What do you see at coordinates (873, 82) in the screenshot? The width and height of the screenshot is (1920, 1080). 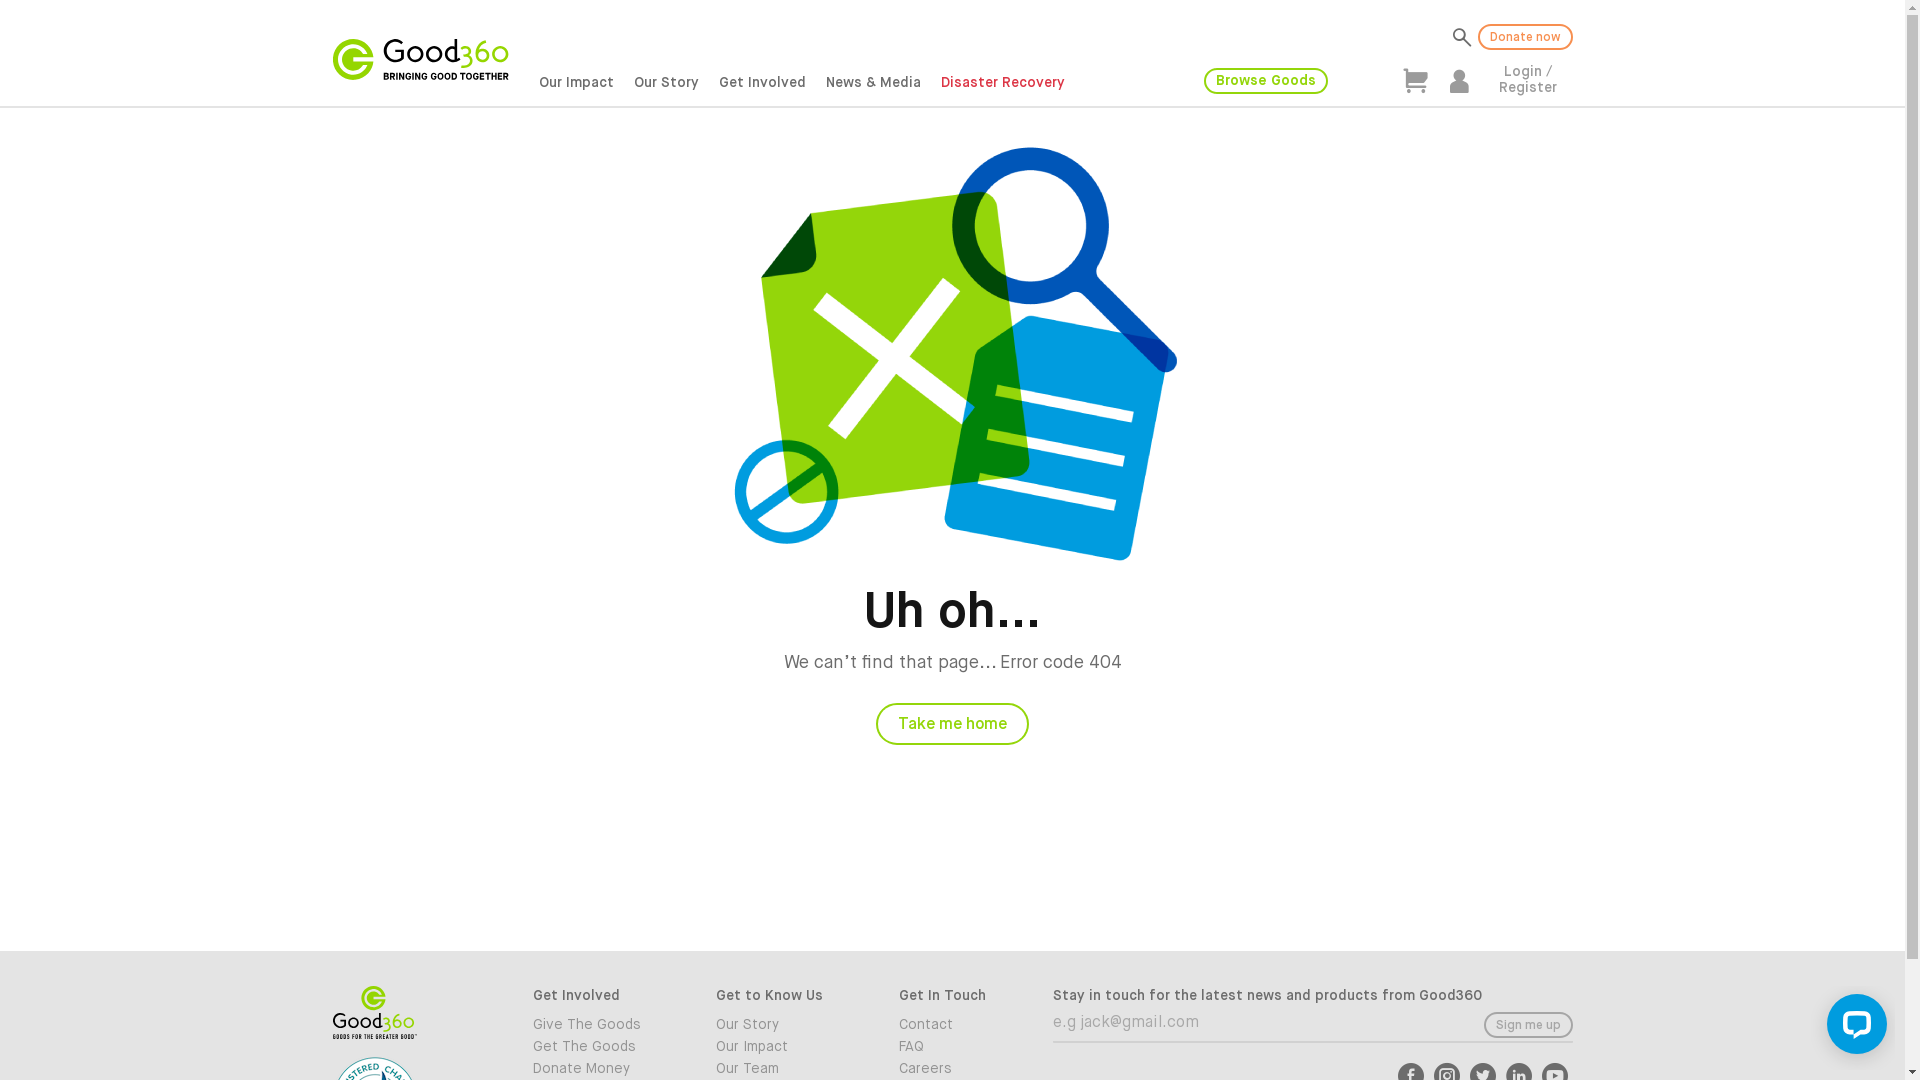 I see `'News & Media'` at bounding box center [873, 82].